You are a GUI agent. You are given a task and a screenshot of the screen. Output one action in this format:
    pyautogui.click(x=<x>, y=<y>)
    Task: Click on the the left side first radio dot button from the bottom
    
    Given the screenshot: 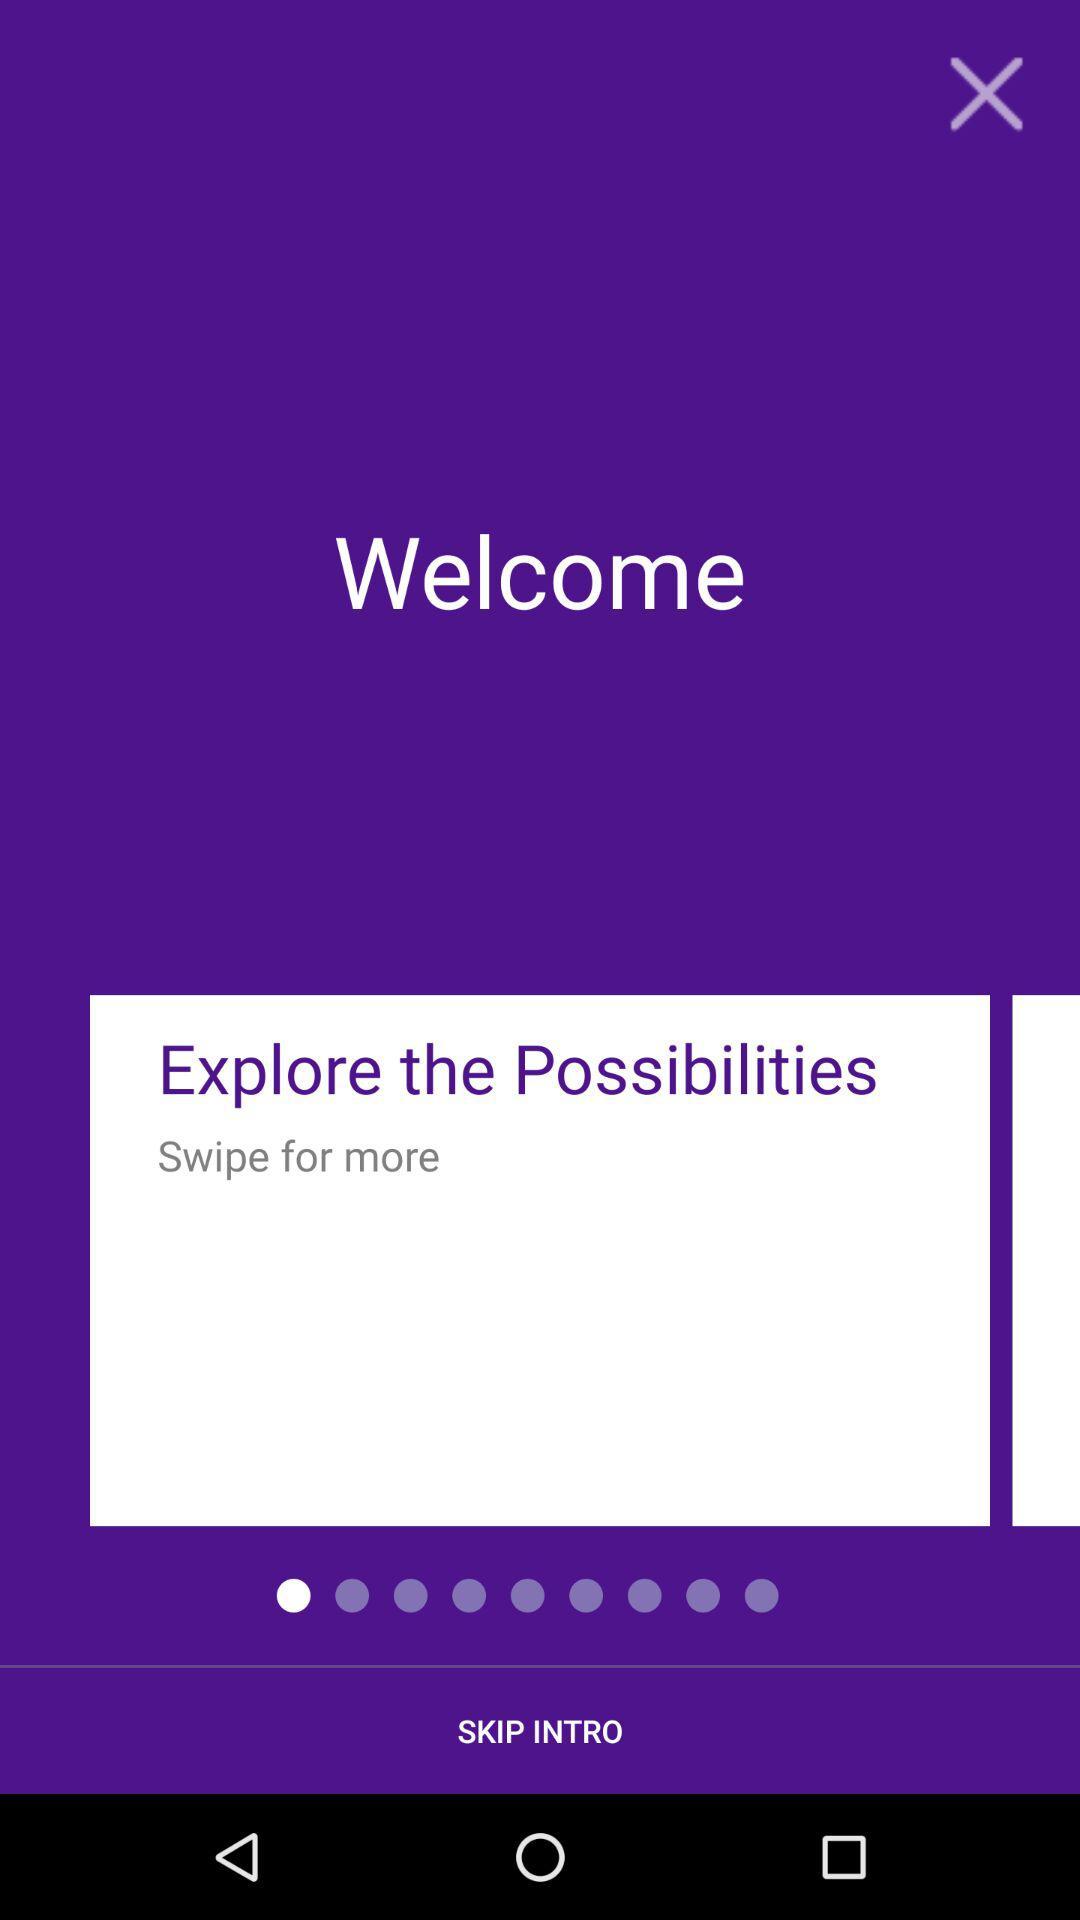 What is the action you would take?
    pyautogui.click(x=293, y=1595)
    